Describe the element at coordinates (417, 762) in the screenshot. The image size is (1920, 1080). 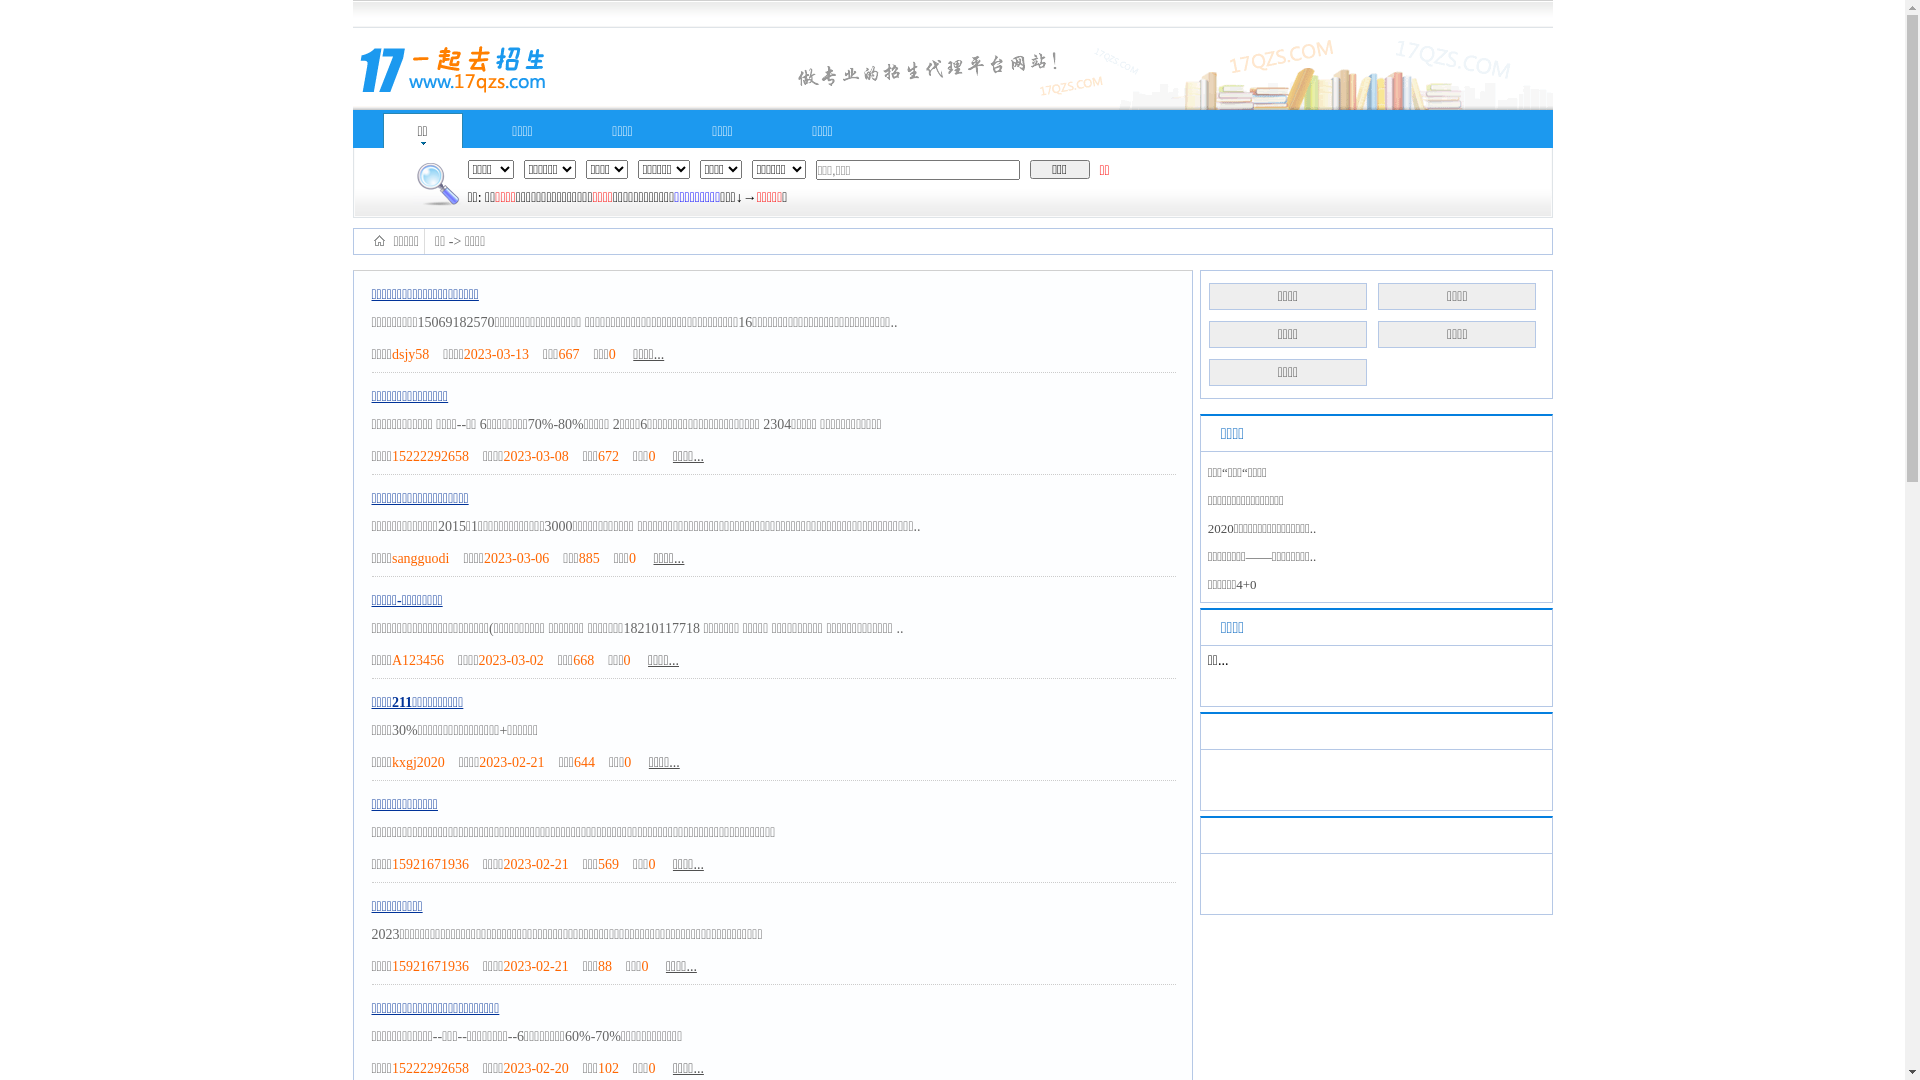
I see `'kxgj2020'` at that location.